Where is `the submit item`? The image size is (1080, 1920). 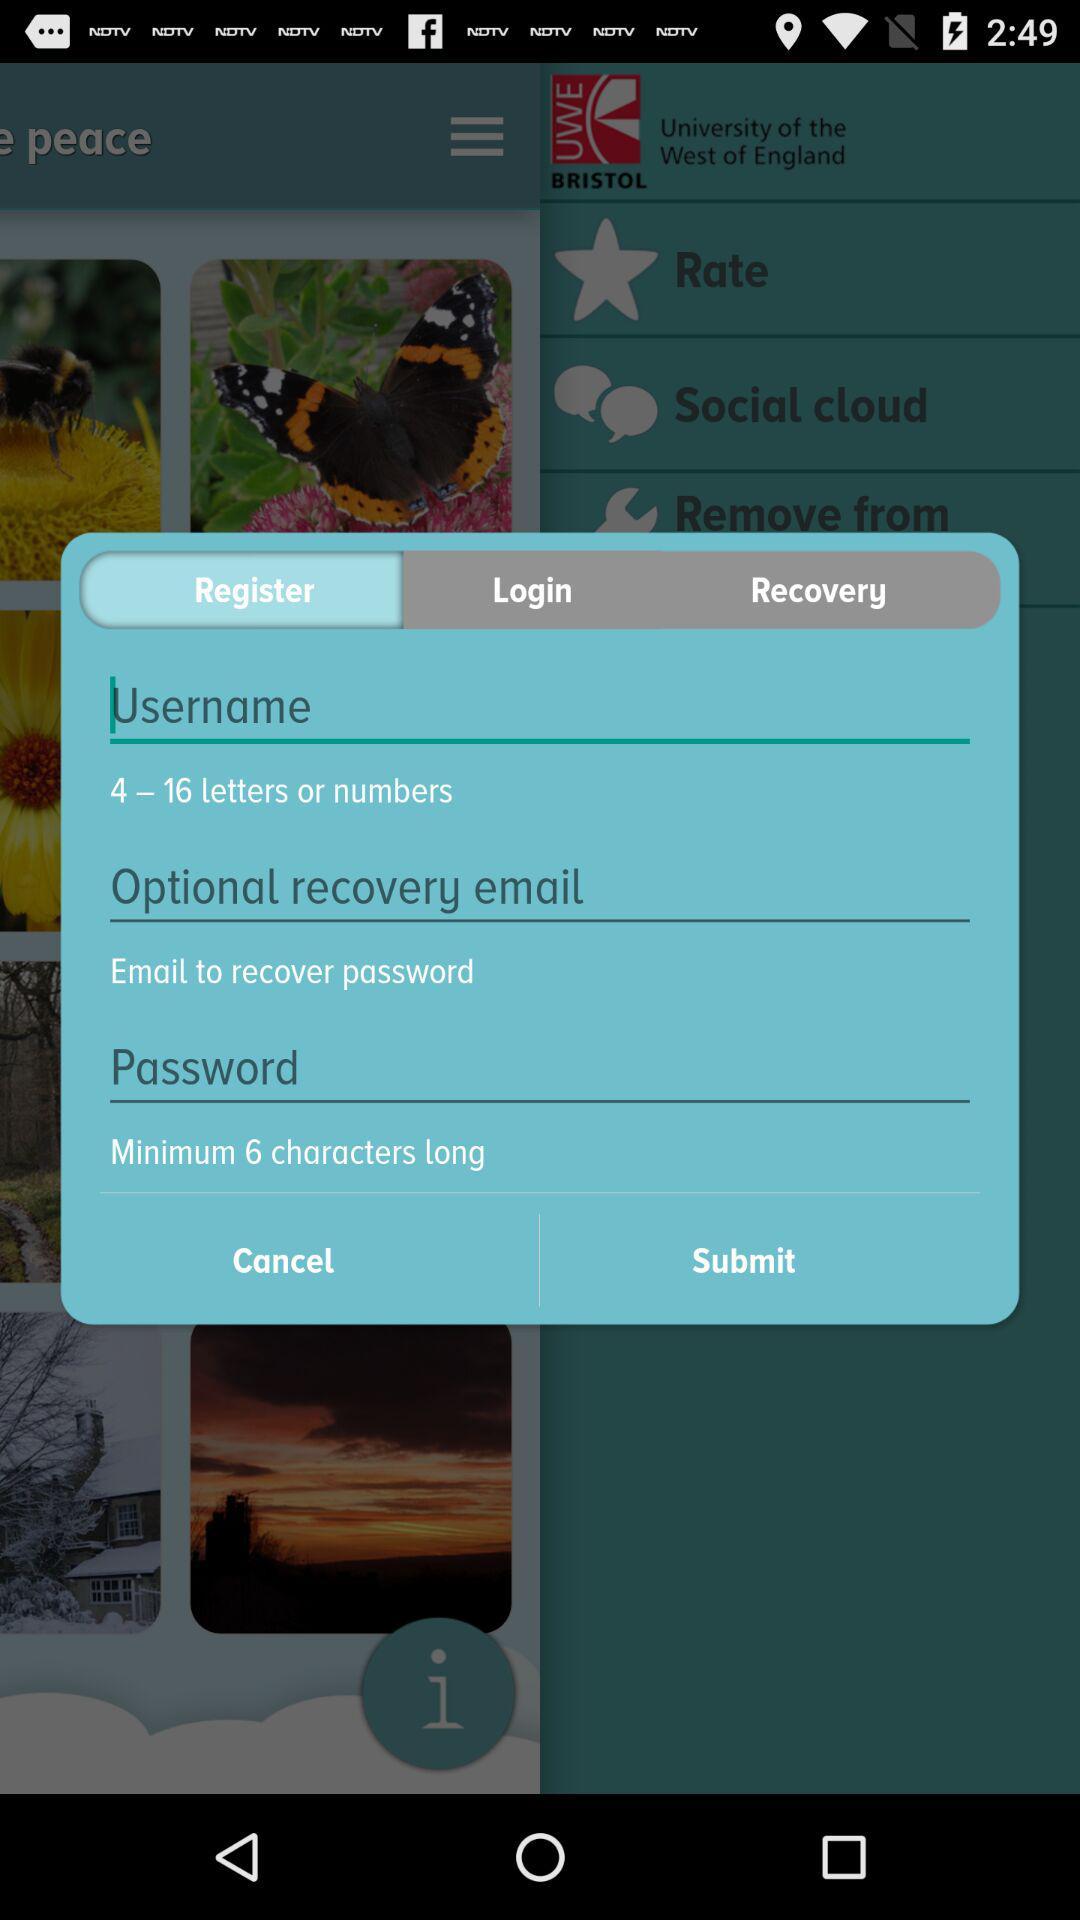
the submit item is located at coordinates (769, 1259).